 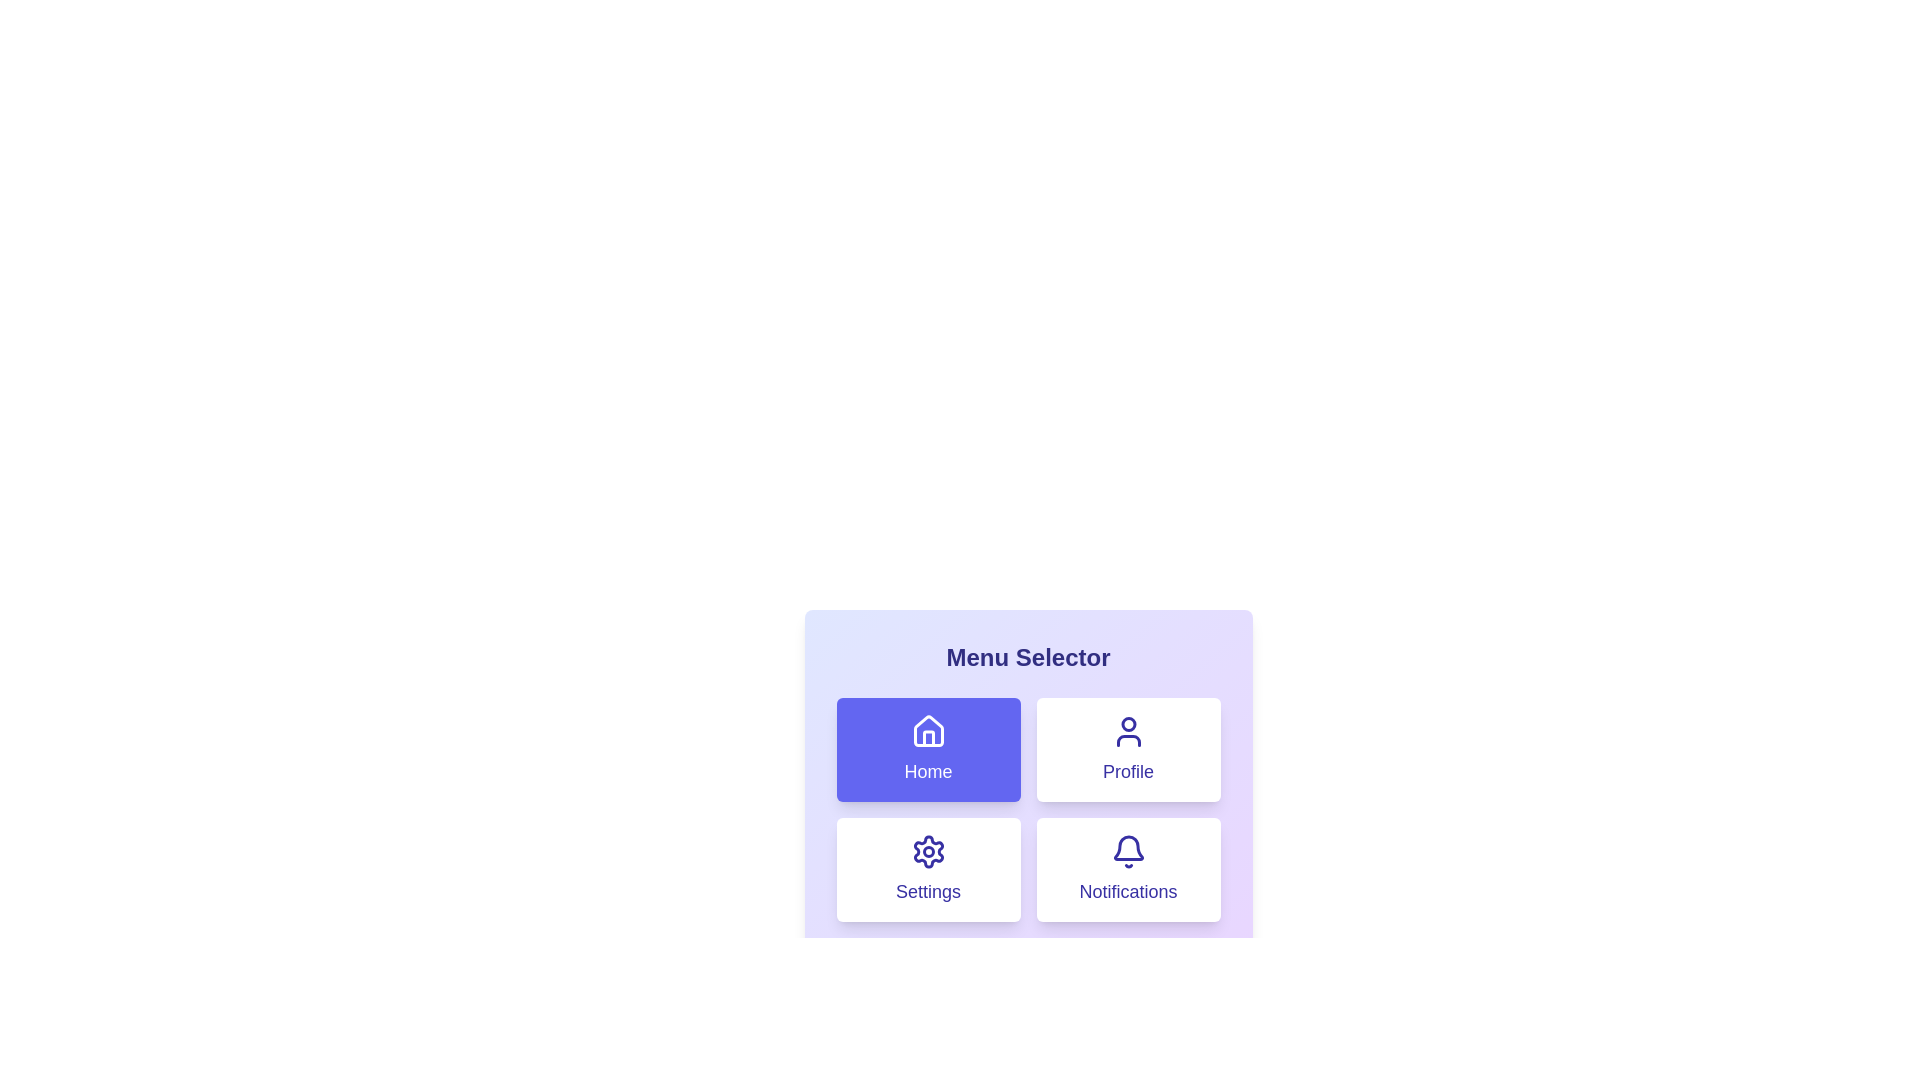 I want to click on the menu option Profile to select it, so click(x=1128, y=749).